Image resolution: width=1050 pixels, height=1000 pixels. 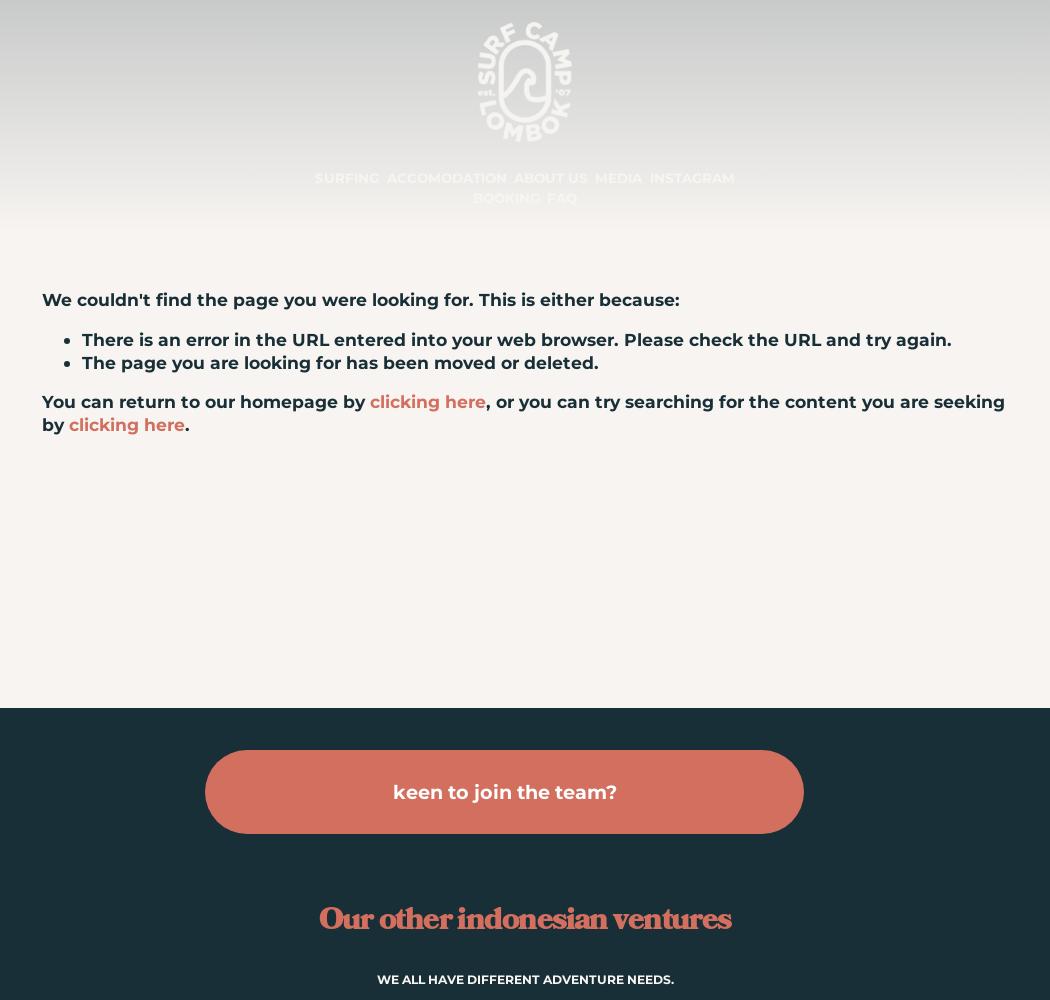 I want to click on 'WE ALL HAVE DIFFERENT ADVENTURE NEEDS.', so click(x=523, y=978).